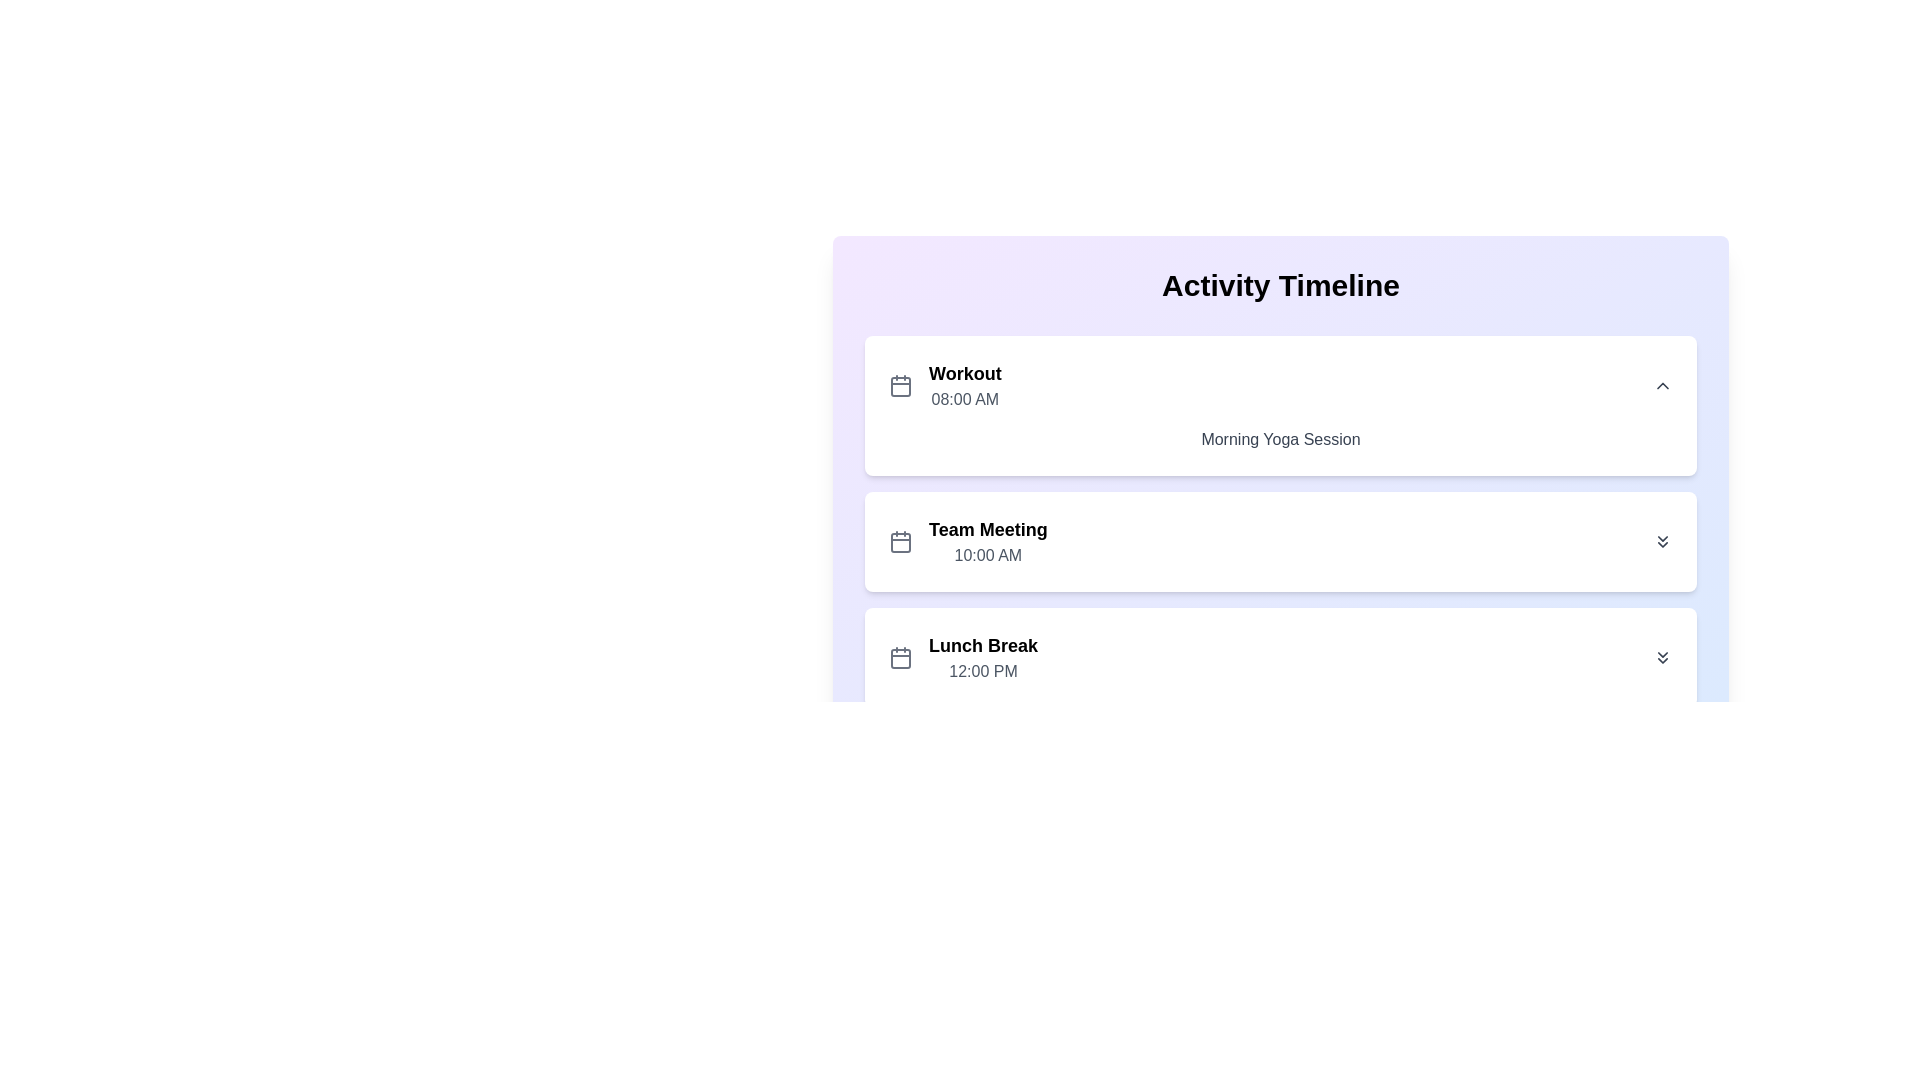  Describe the element at coordinates (900, 542) in the screenshot. I see `the calendar icon located at the top-left corner of the 'Team Meeting' timeline entry, which is styled in a minimalistic manner and is 24x24 pixels in size` at that location.